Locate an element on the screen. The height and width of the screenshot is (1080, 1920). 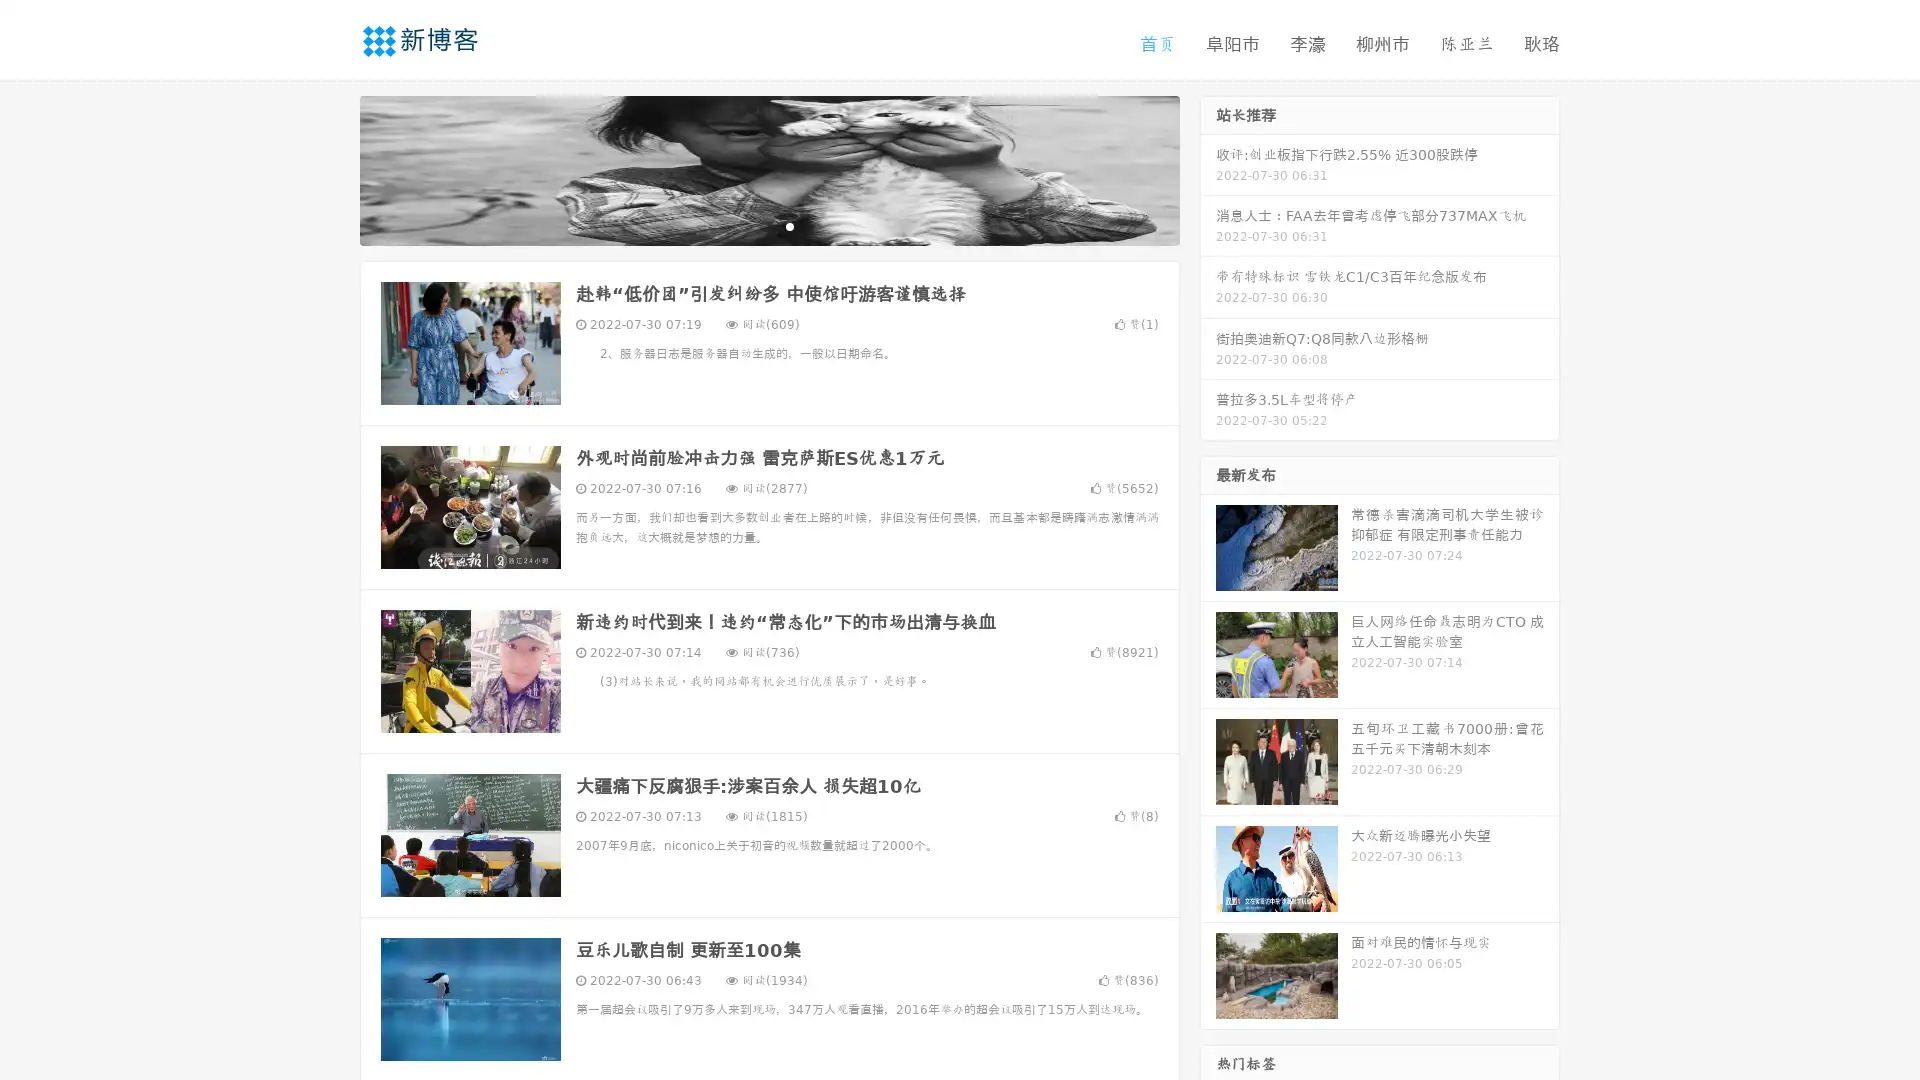
Go to slide 2 is located at coordinates (768, 225).